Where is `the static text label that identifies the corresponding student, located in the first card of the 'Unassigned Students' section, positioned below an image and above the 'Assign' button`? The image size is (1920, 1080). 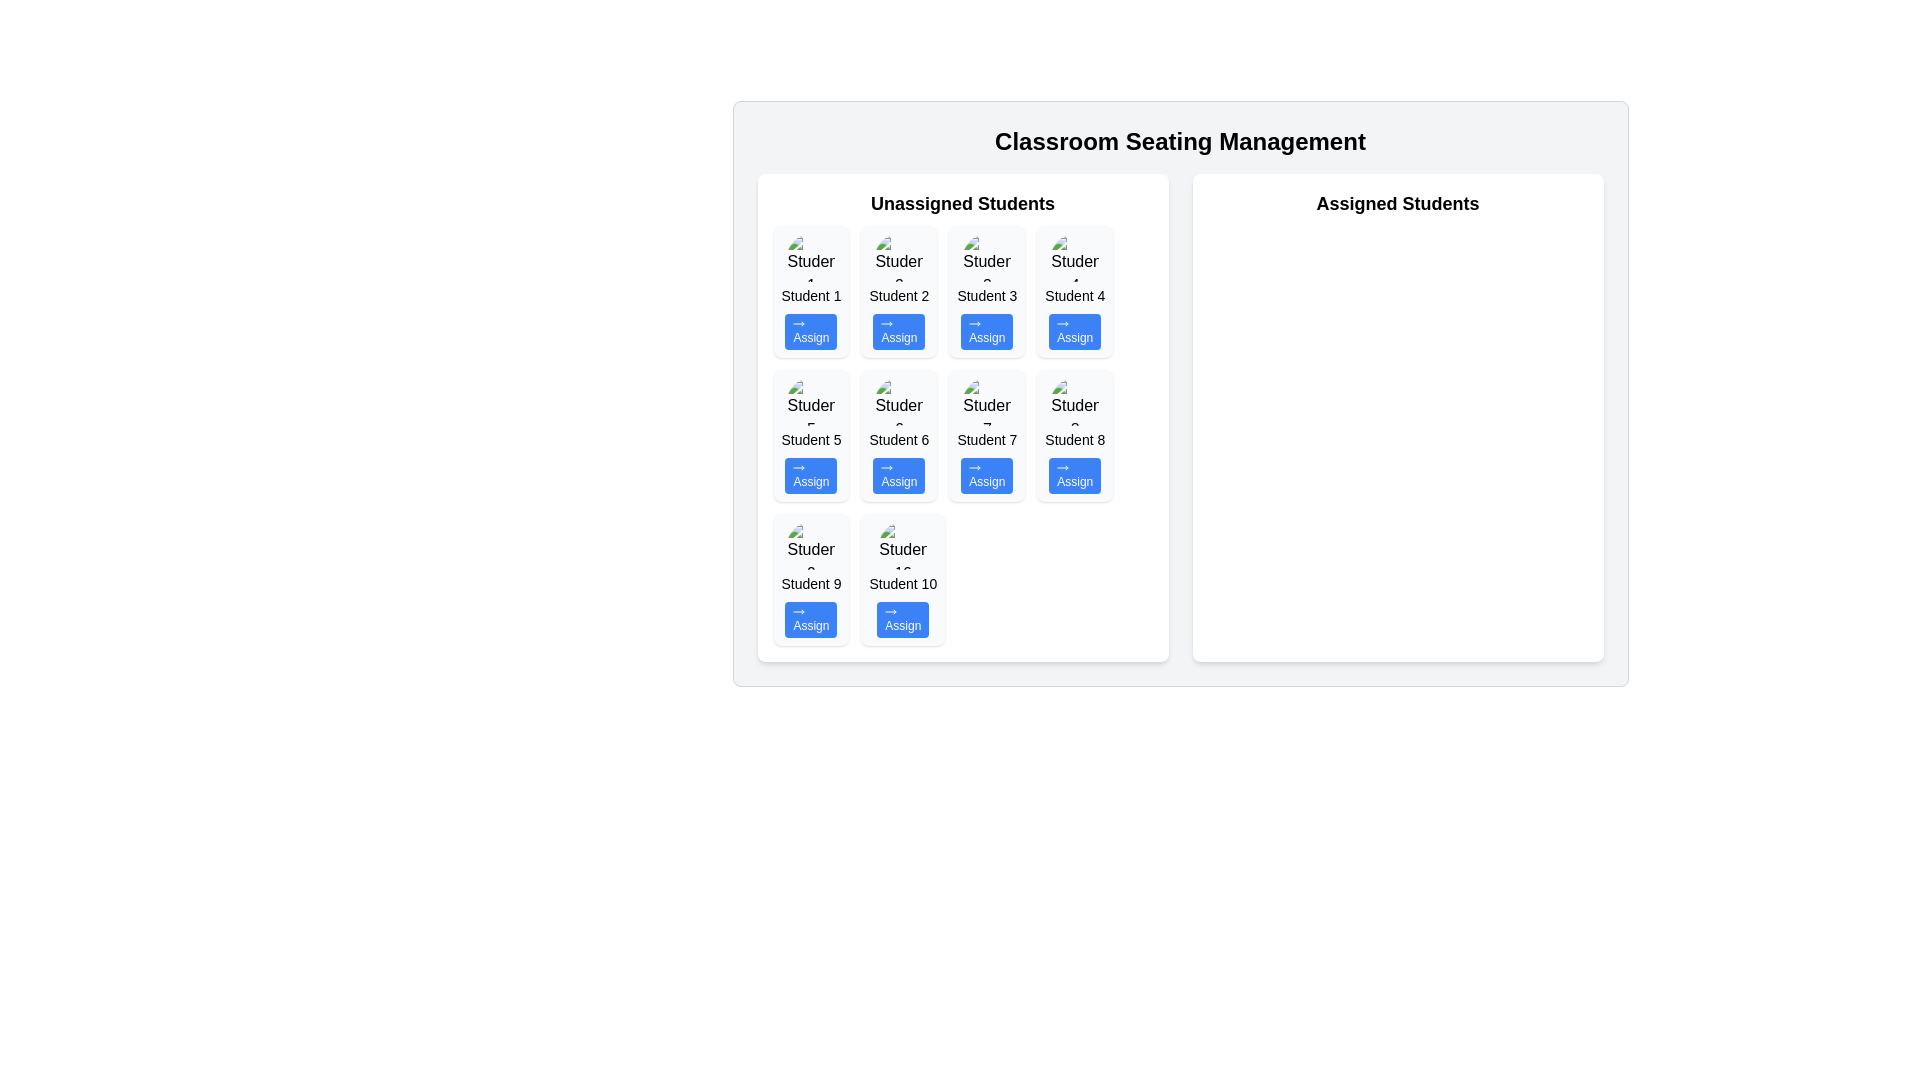
the static text label that identifies the corresponding student, located in the first card of the 'Unassigned Students' section, positioned below an image and above the 'Assign' button is located at coordinates (811, 296).